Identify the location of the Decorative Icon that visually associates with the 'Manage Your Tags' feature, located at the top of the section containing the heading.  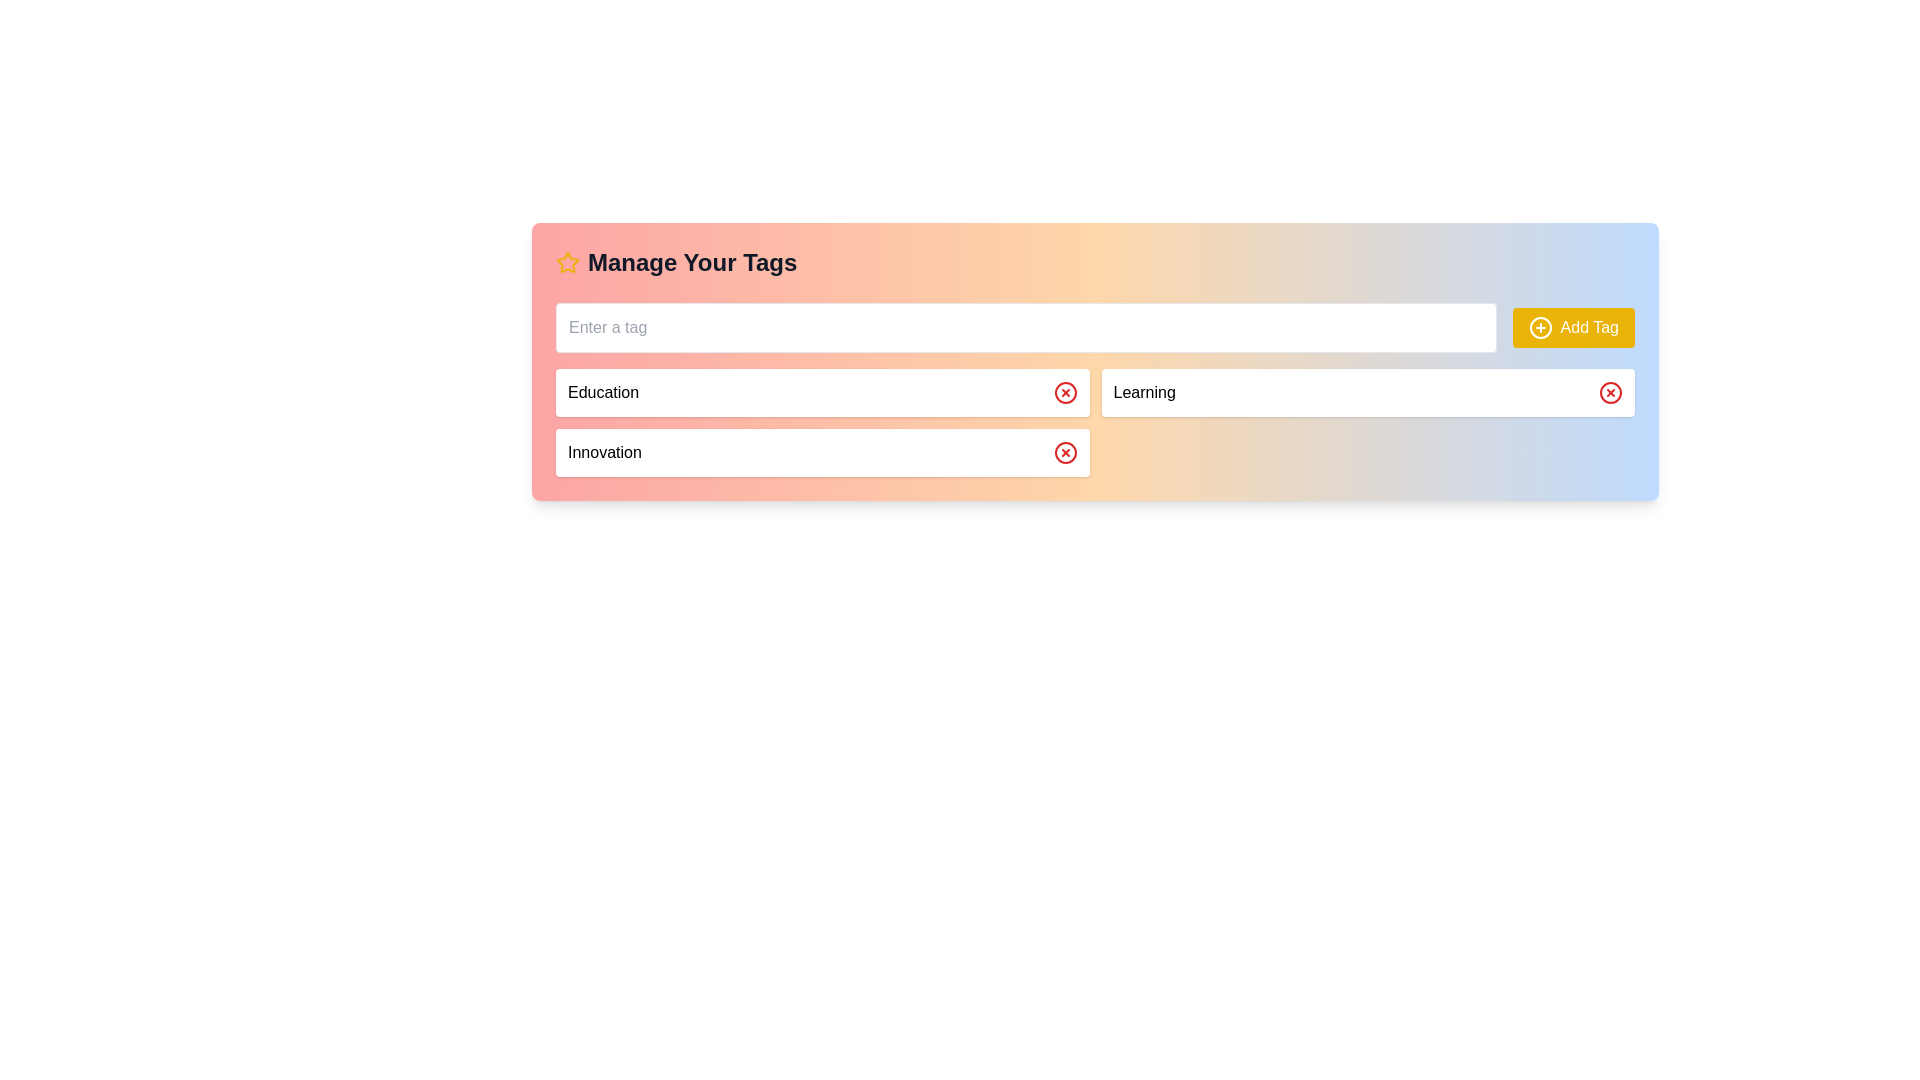
(566, 261).